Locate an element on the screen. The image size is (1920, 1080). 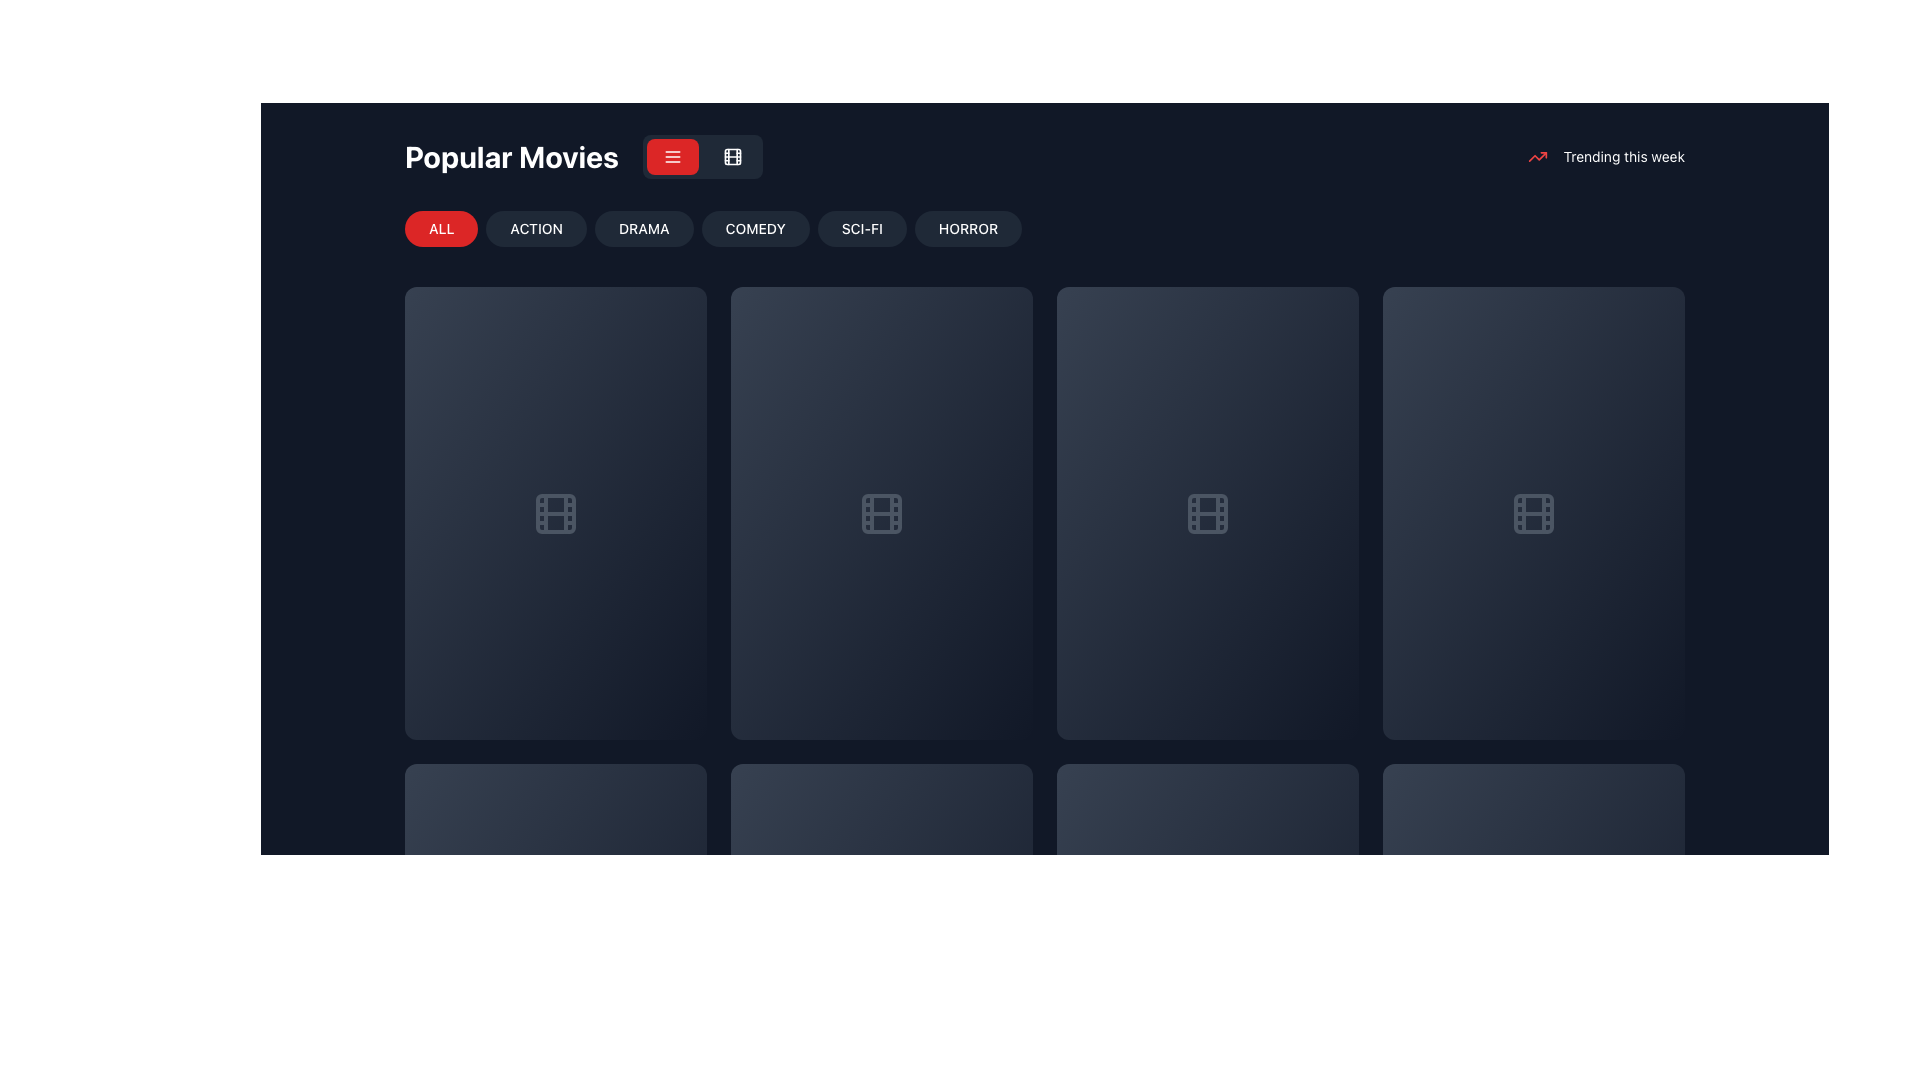
the 'DRAMA' button is located at coordinates (644, 227).